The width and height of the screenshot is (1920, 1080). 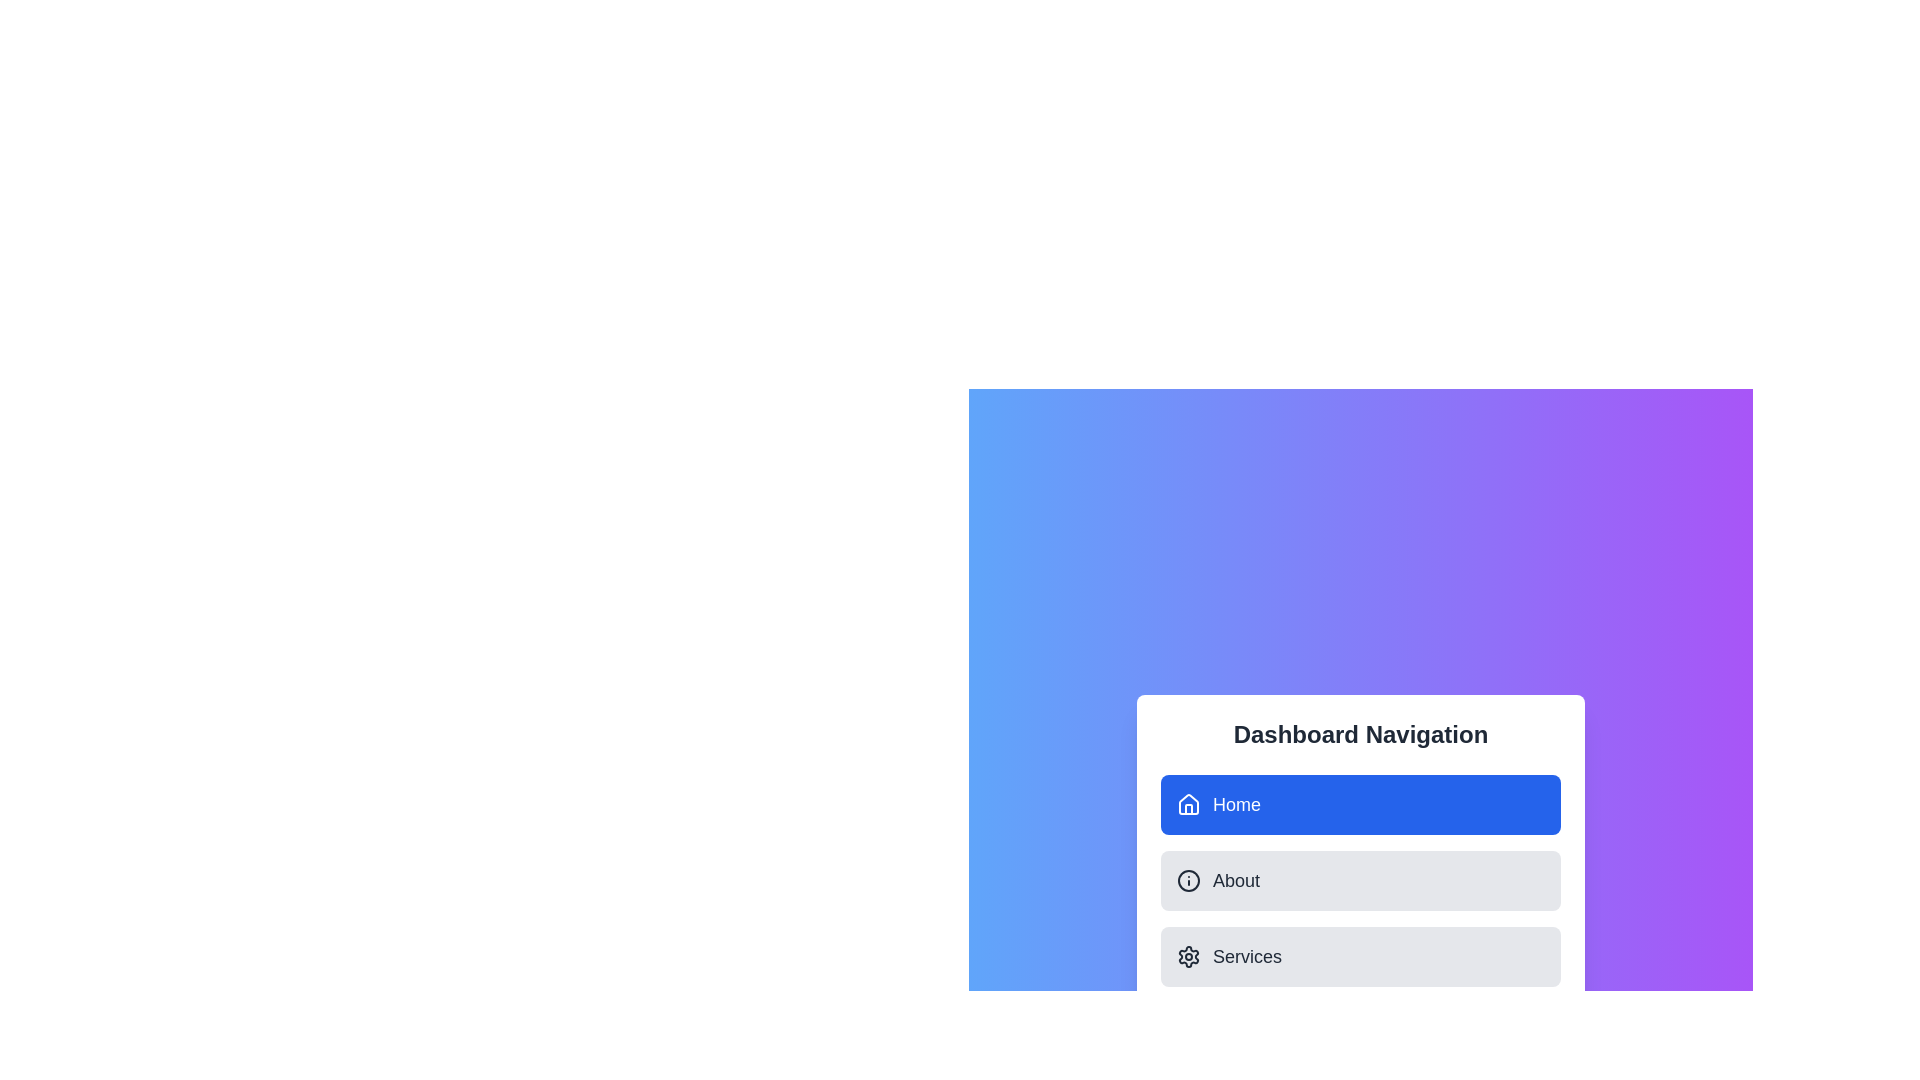 I want to click on the information icon, which is a circular shape outlined in a darker color, located next to the 'About' section in the vertical navigation menu, so click(x=1189, y=879).